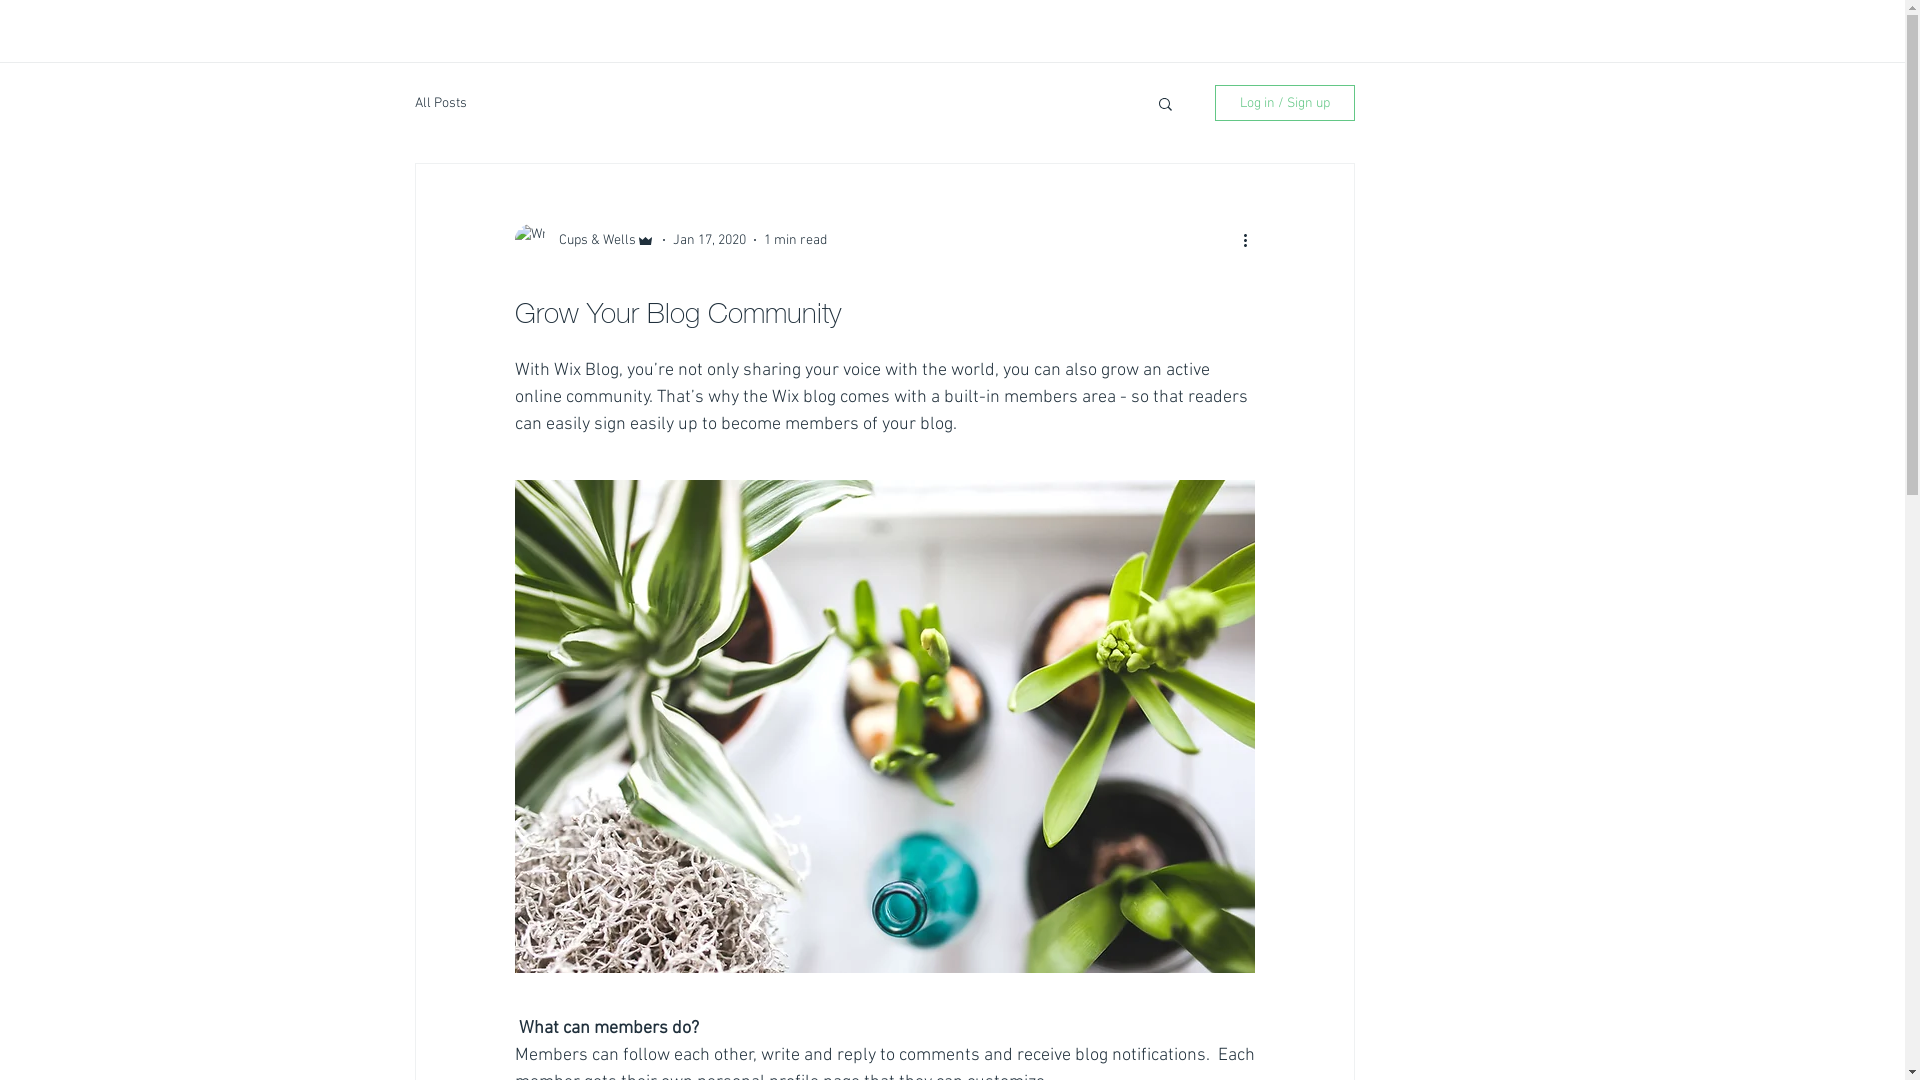 Image resolution: width=1920 pixels, height=1080 pixels. I want to click on 'All Posts', so click(439, 102).